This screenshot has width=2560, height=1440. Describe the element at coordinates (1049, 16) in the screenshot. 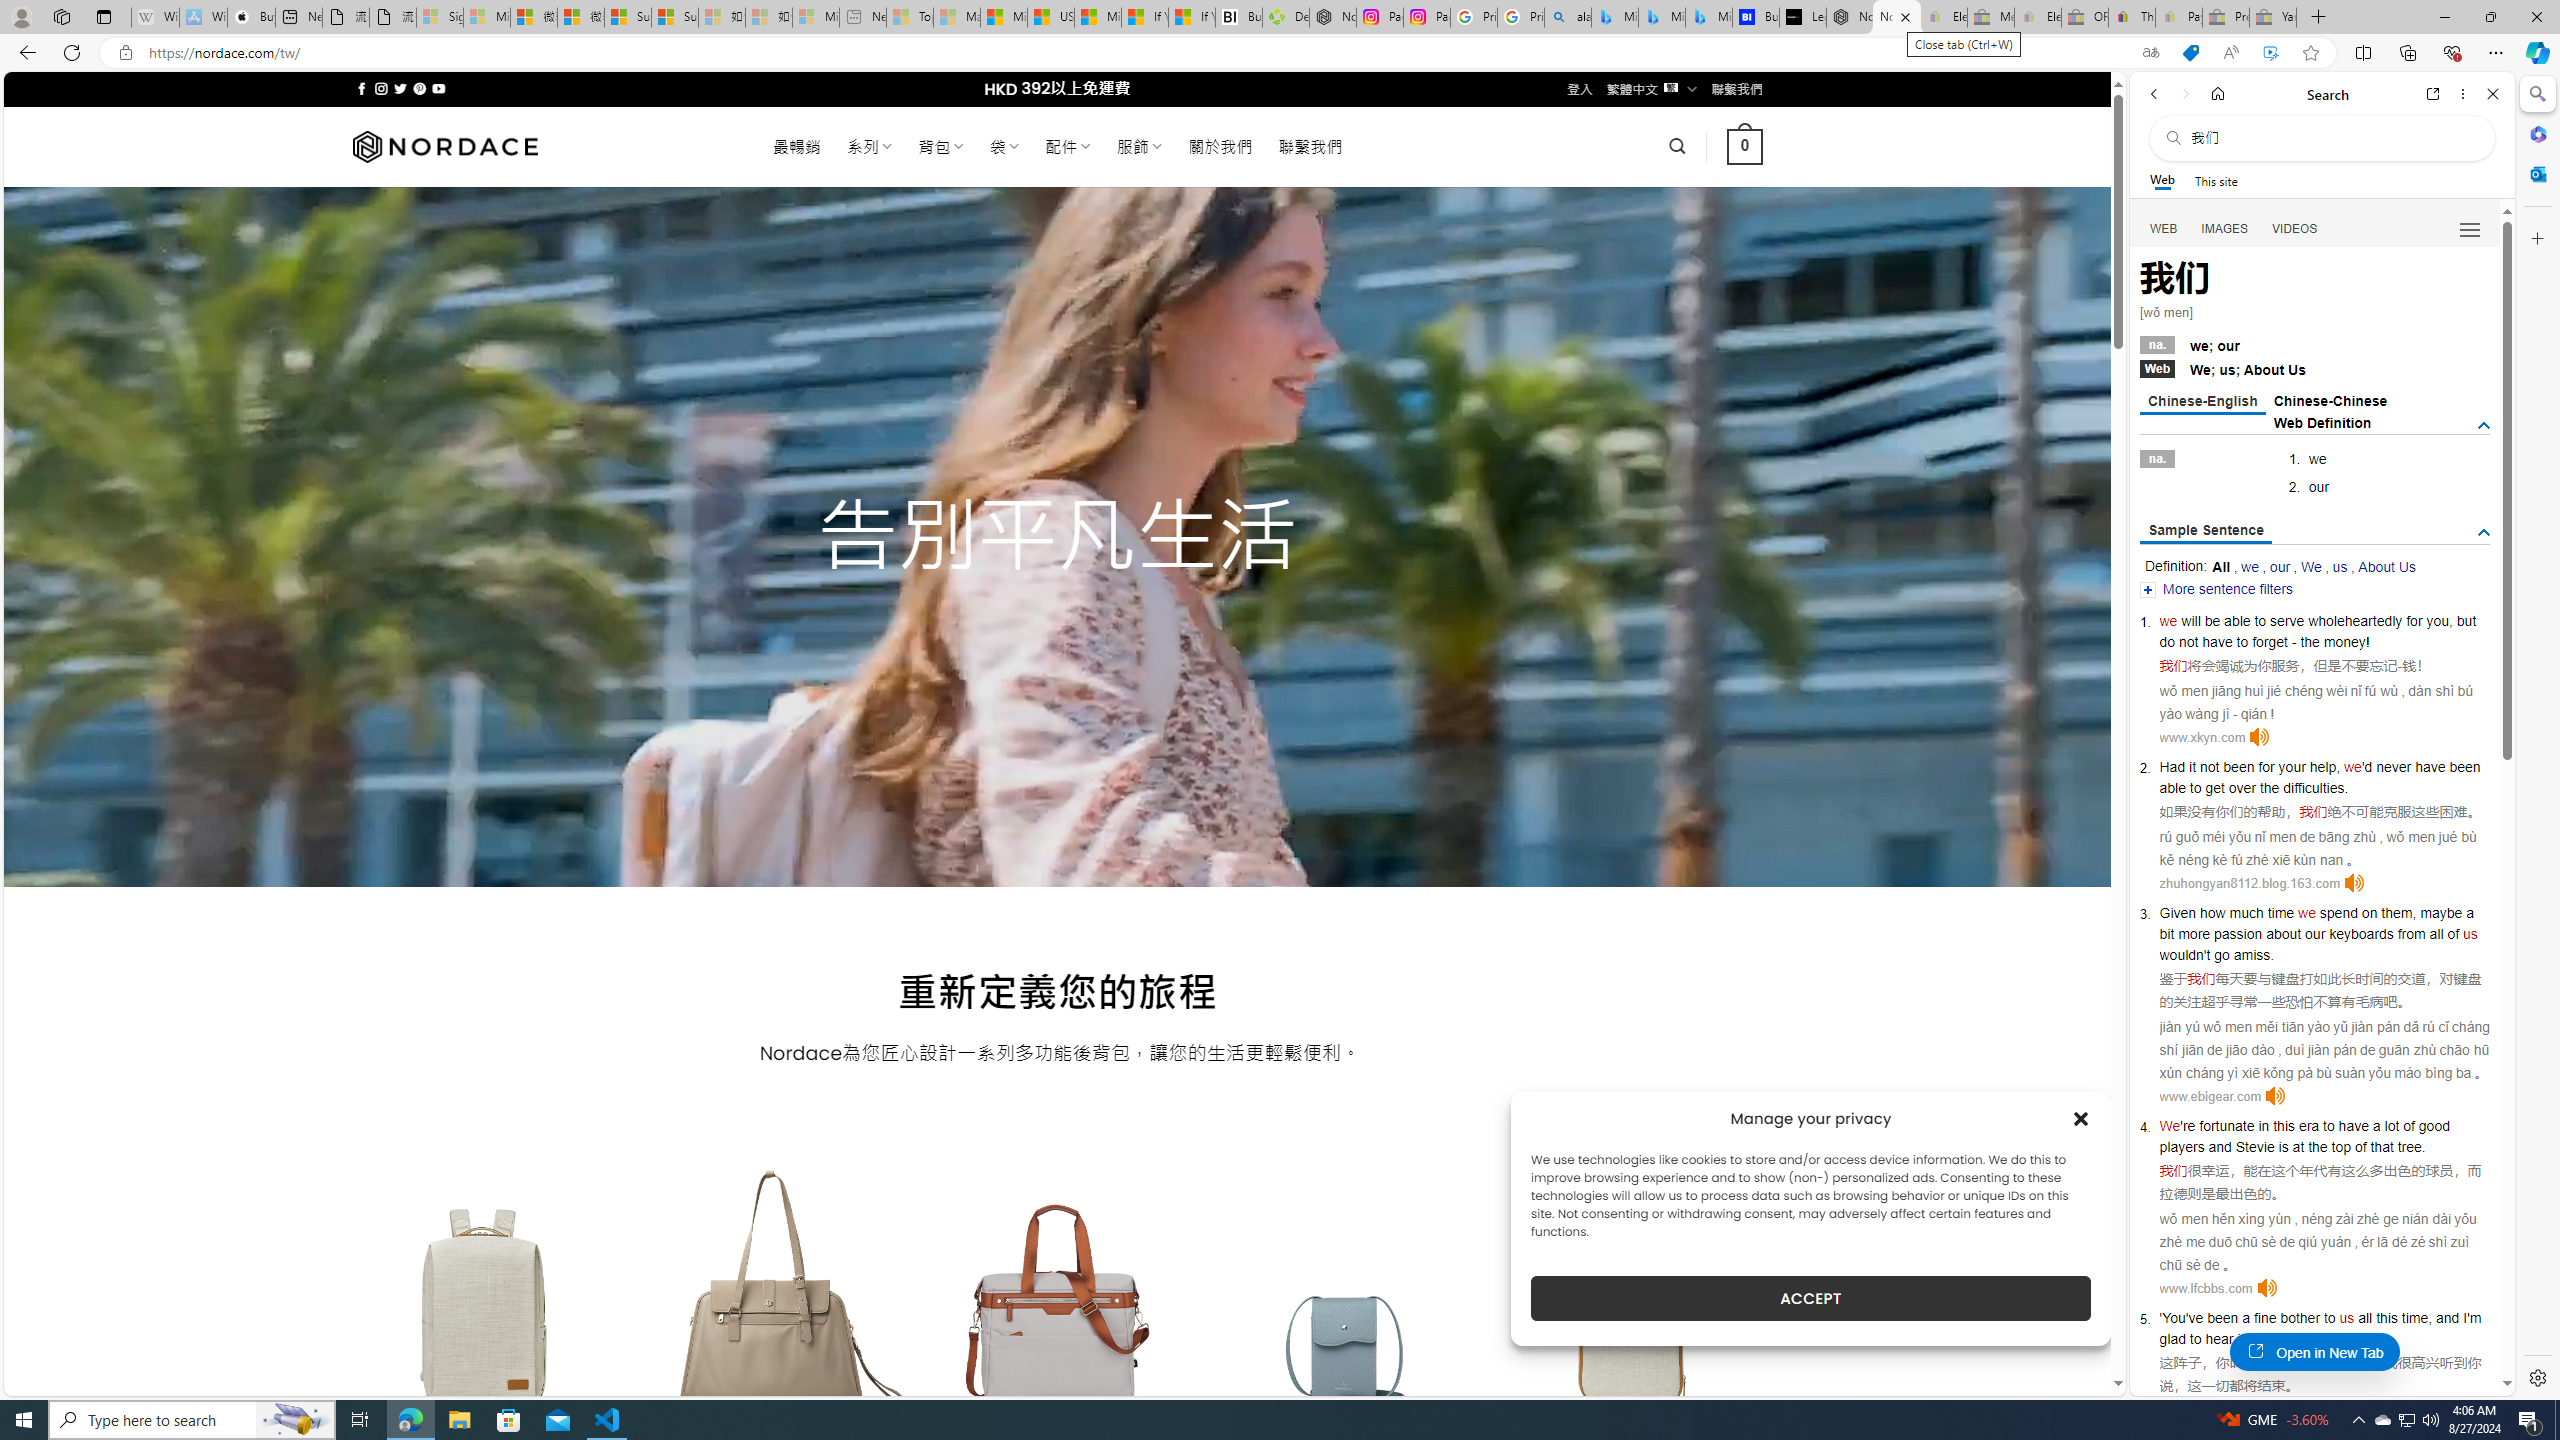

I see `'US Heat Deaths Soared To Record High Last Year'` at that location.